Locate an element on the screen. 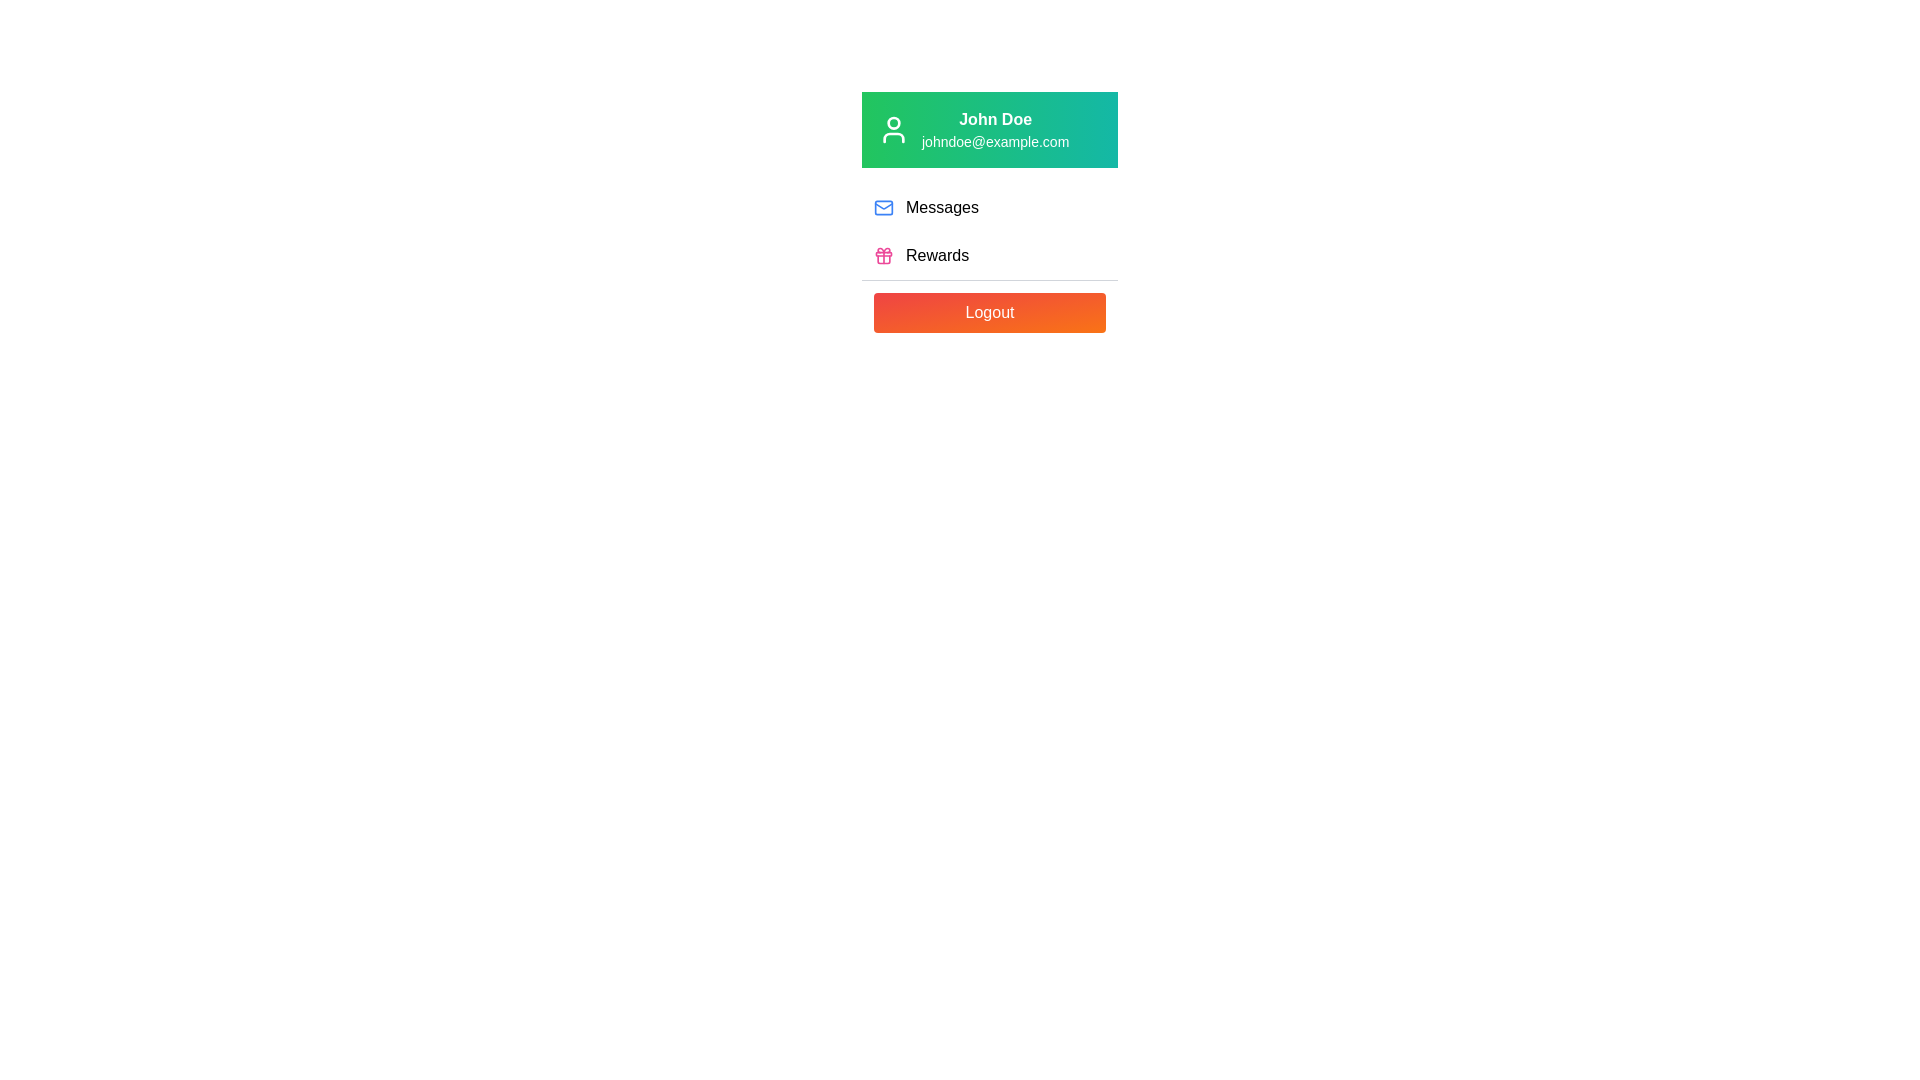 This screenshot has width=1920, height=1080. the close button located at the top-left corner of the user profile card for 'John Doe' is located at coordinates (905, 127).